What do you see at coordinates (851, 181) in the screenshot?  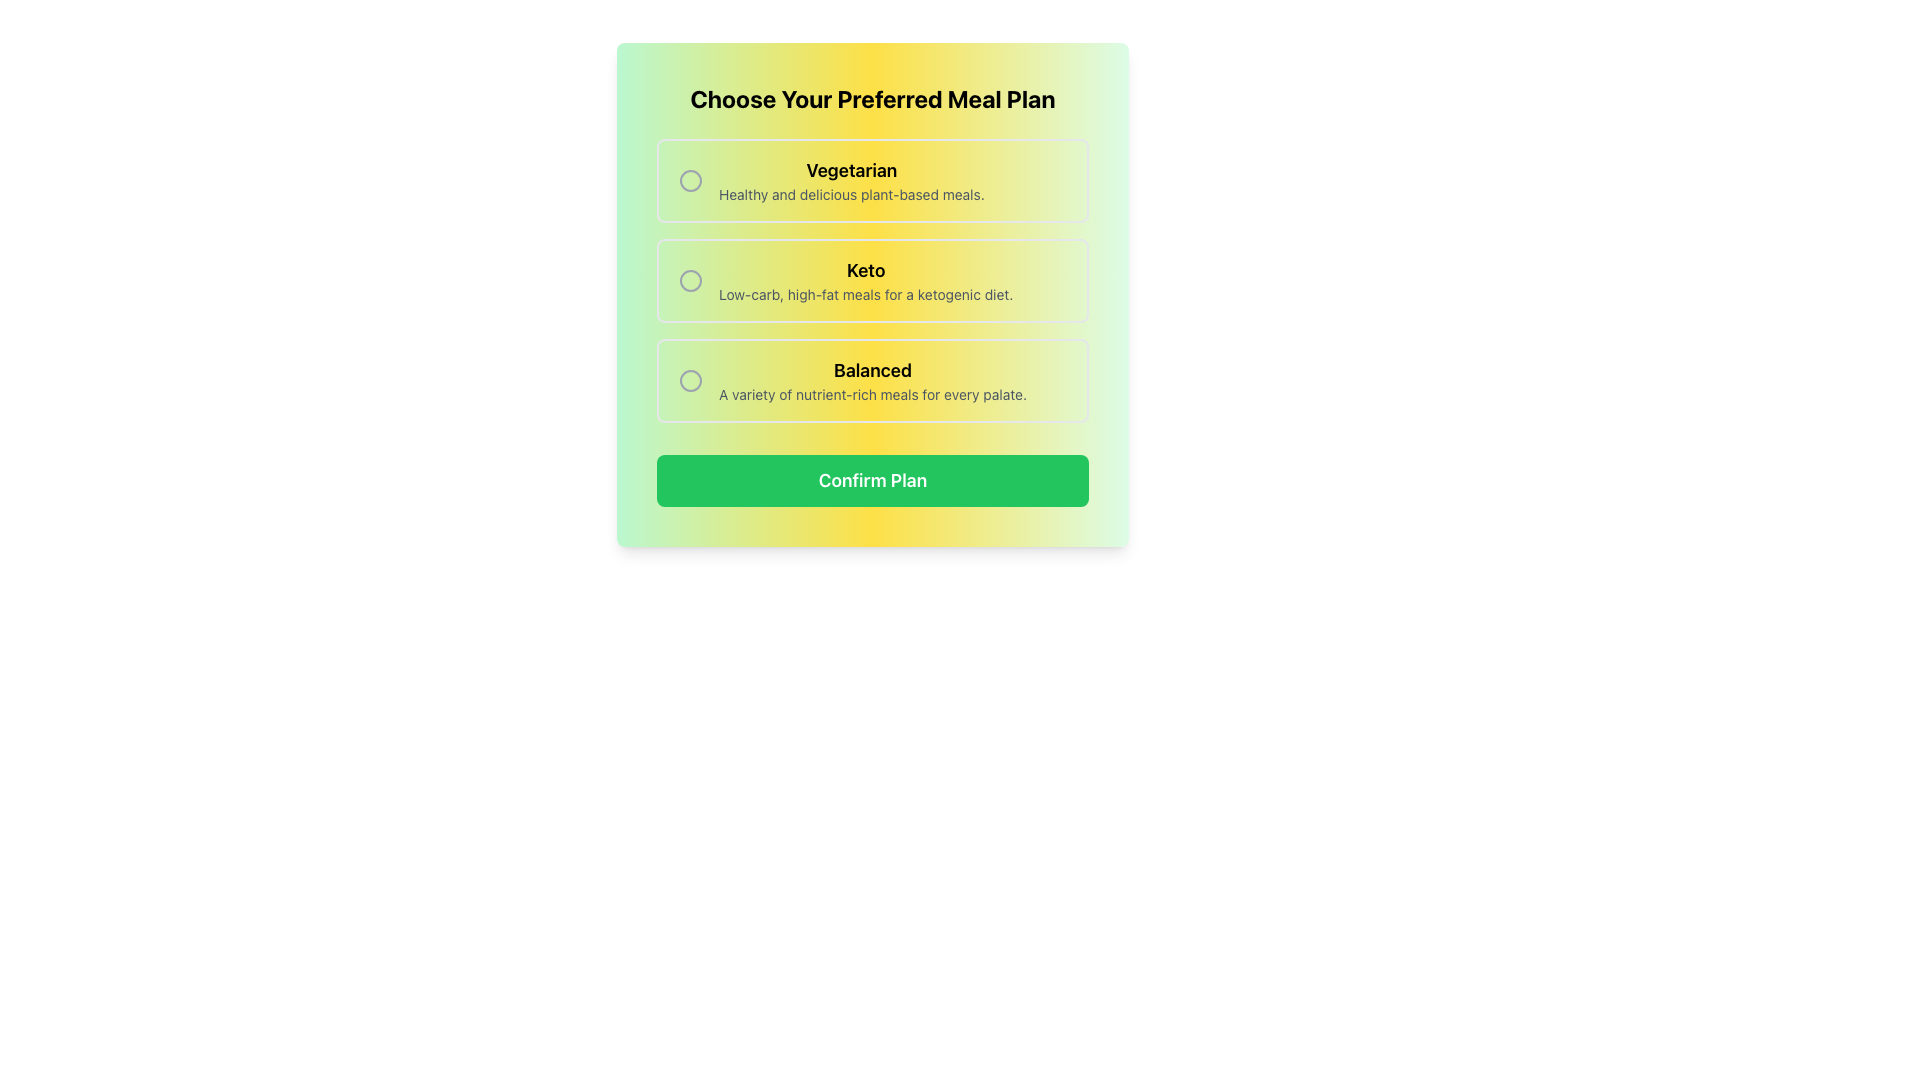 I see `the text element displaying 'Vegetarian'` at bounding box center [851, 181].